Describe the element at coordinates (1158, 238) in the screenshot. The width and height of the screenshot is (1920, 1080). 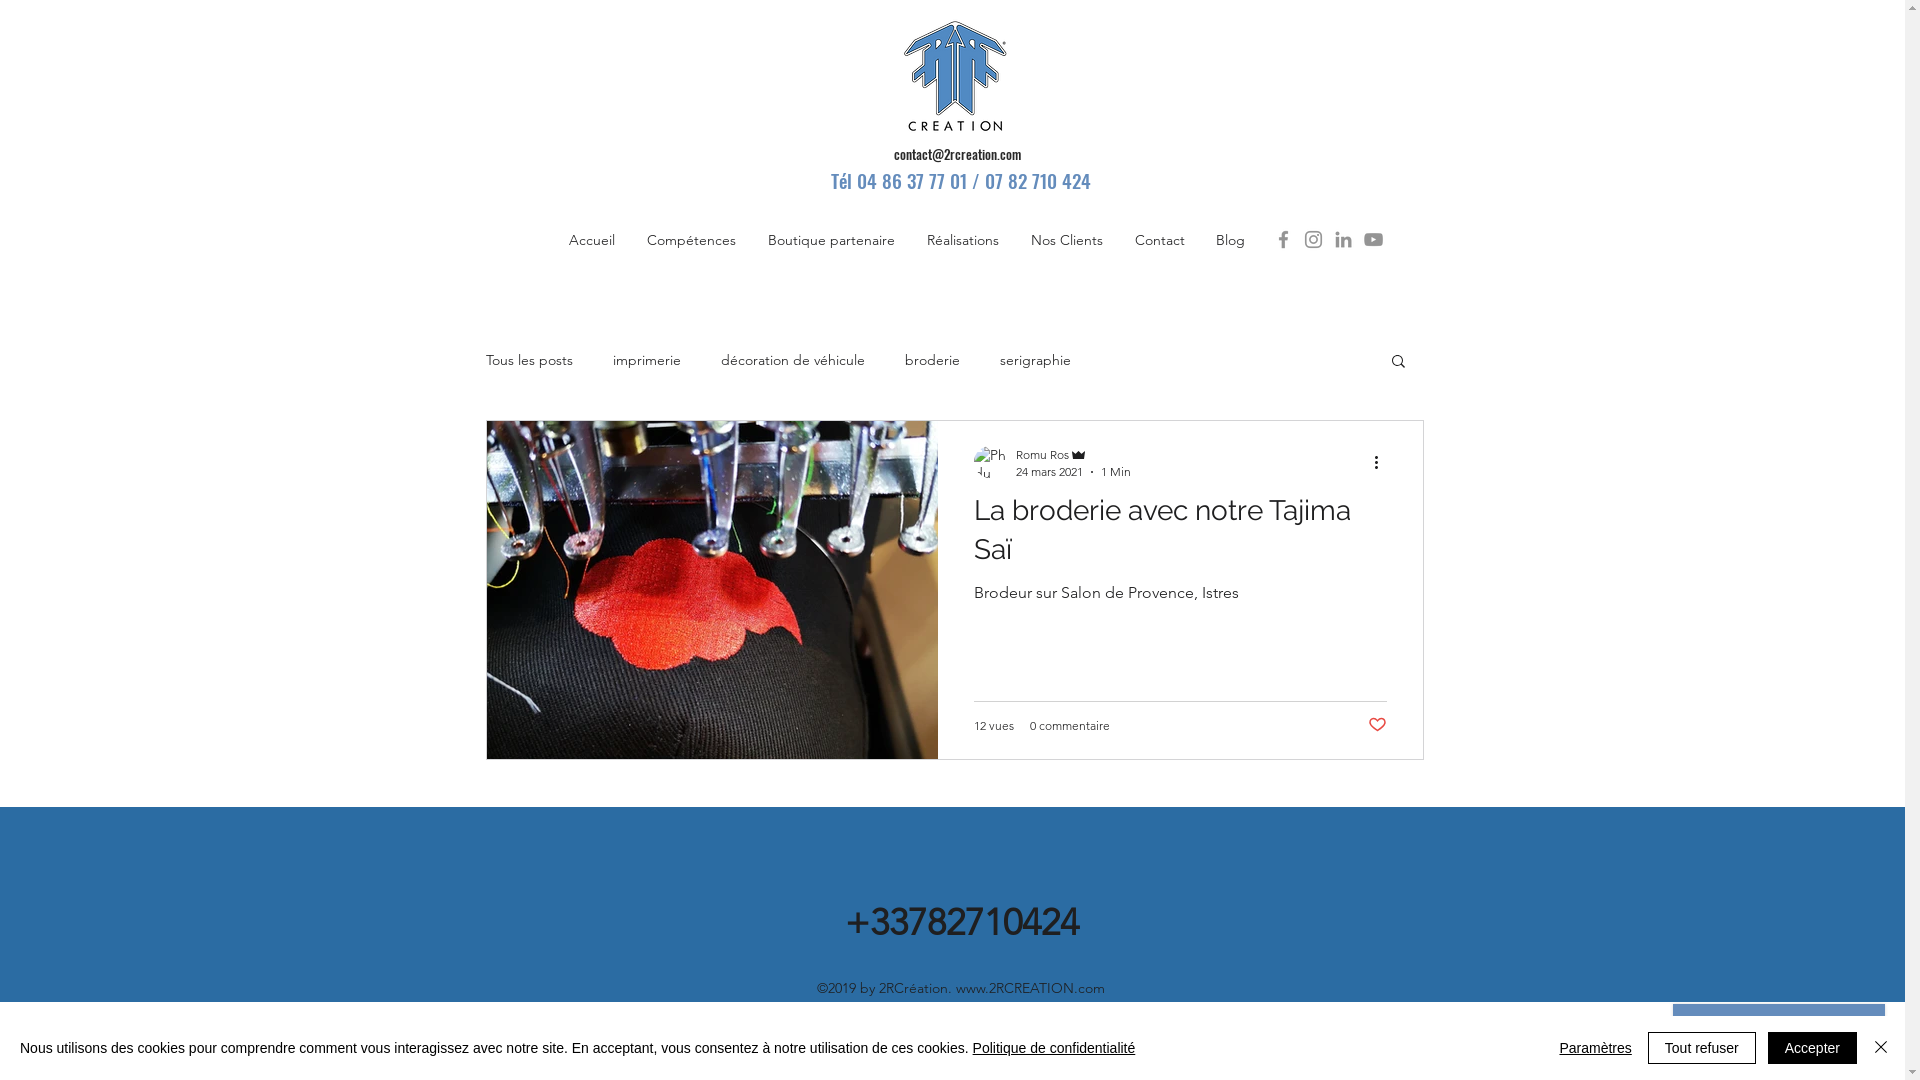
I see `'Contact'` at that location.